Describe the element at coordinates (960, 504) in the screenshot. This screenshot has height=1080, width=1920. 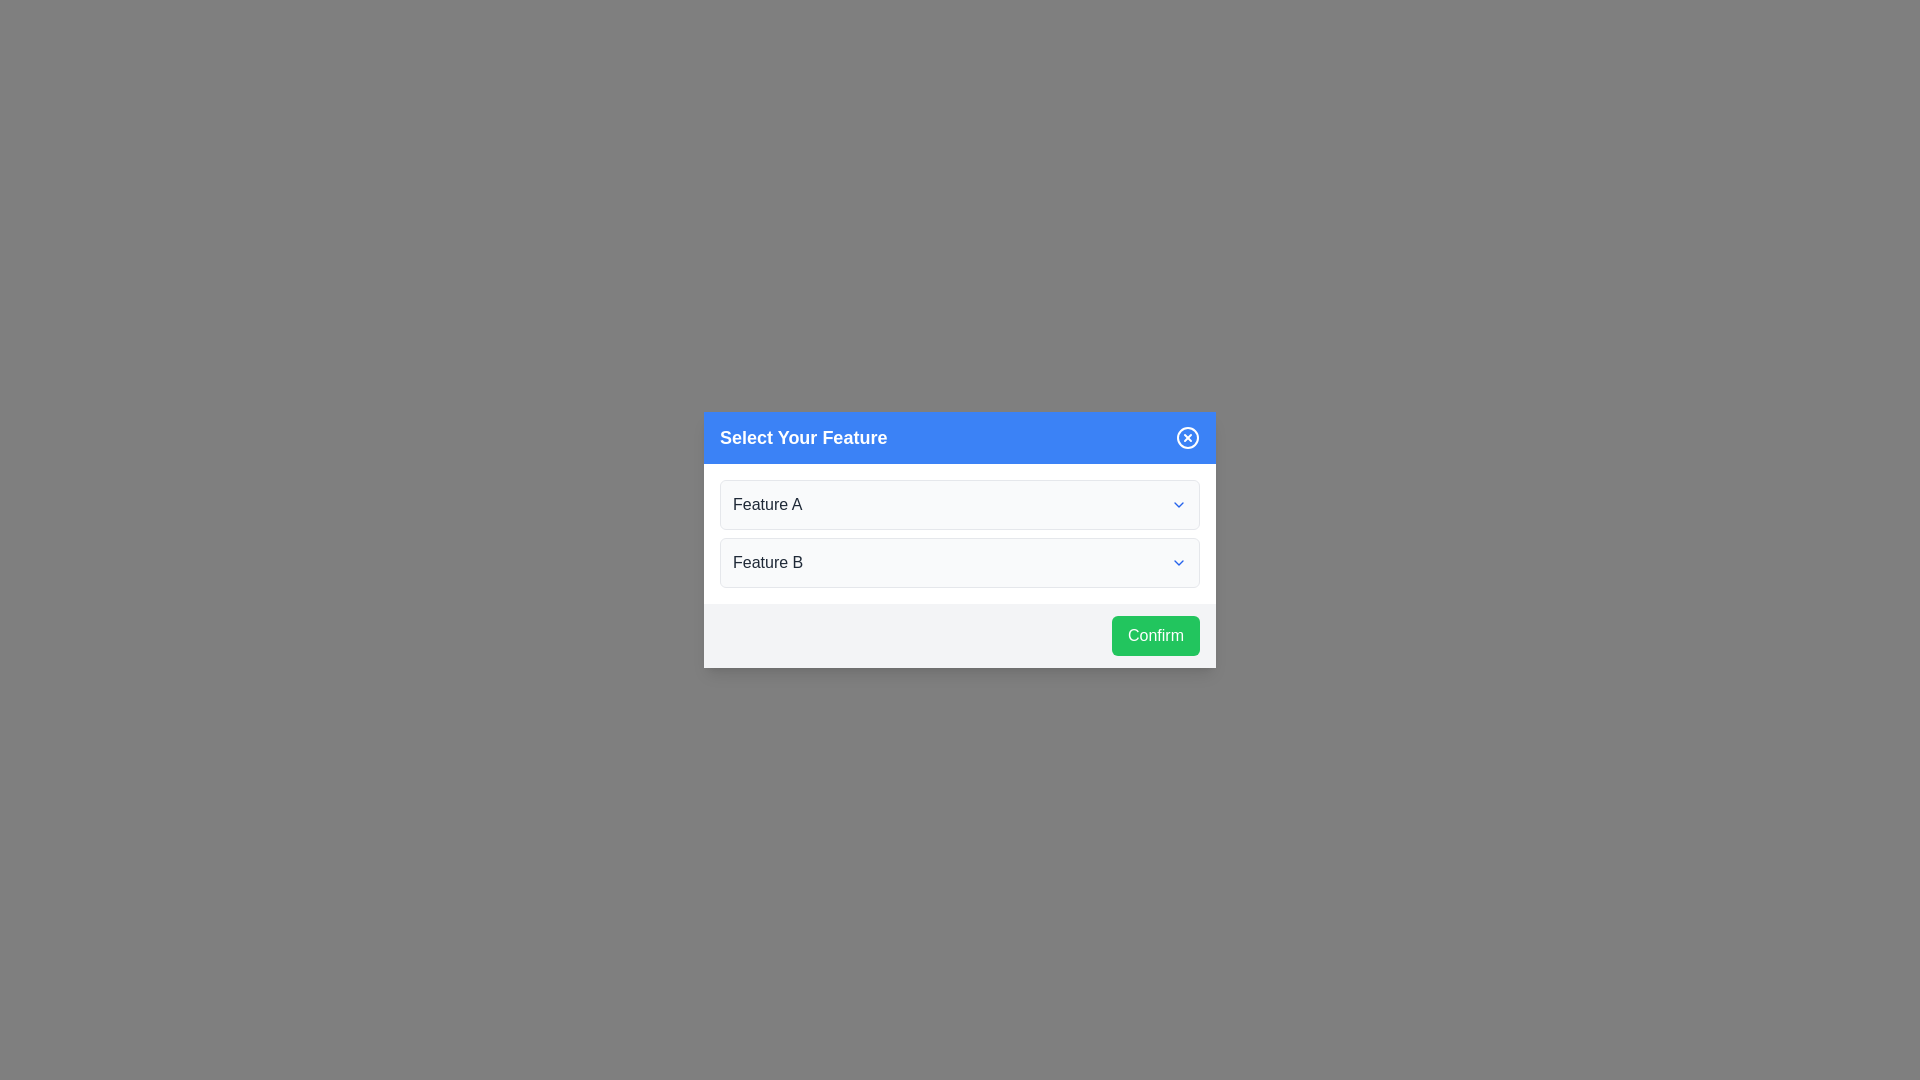
I see `the first selectable option in the dropdown menu labeled 'Feature A' within the 'Select Your Feature' dialog box` at that location.